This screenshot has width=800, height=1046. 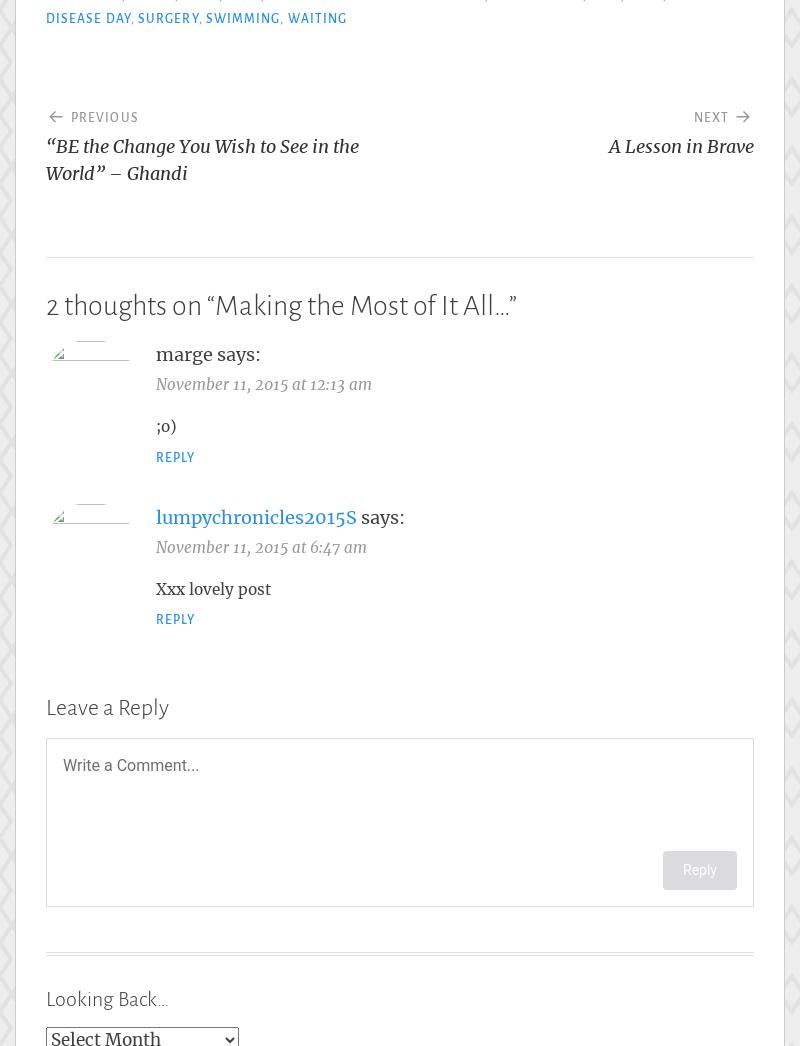 What do you see at coordinates (709, 116) in the screenshot?
I see `'Next'` at bounding box center [709, 116].